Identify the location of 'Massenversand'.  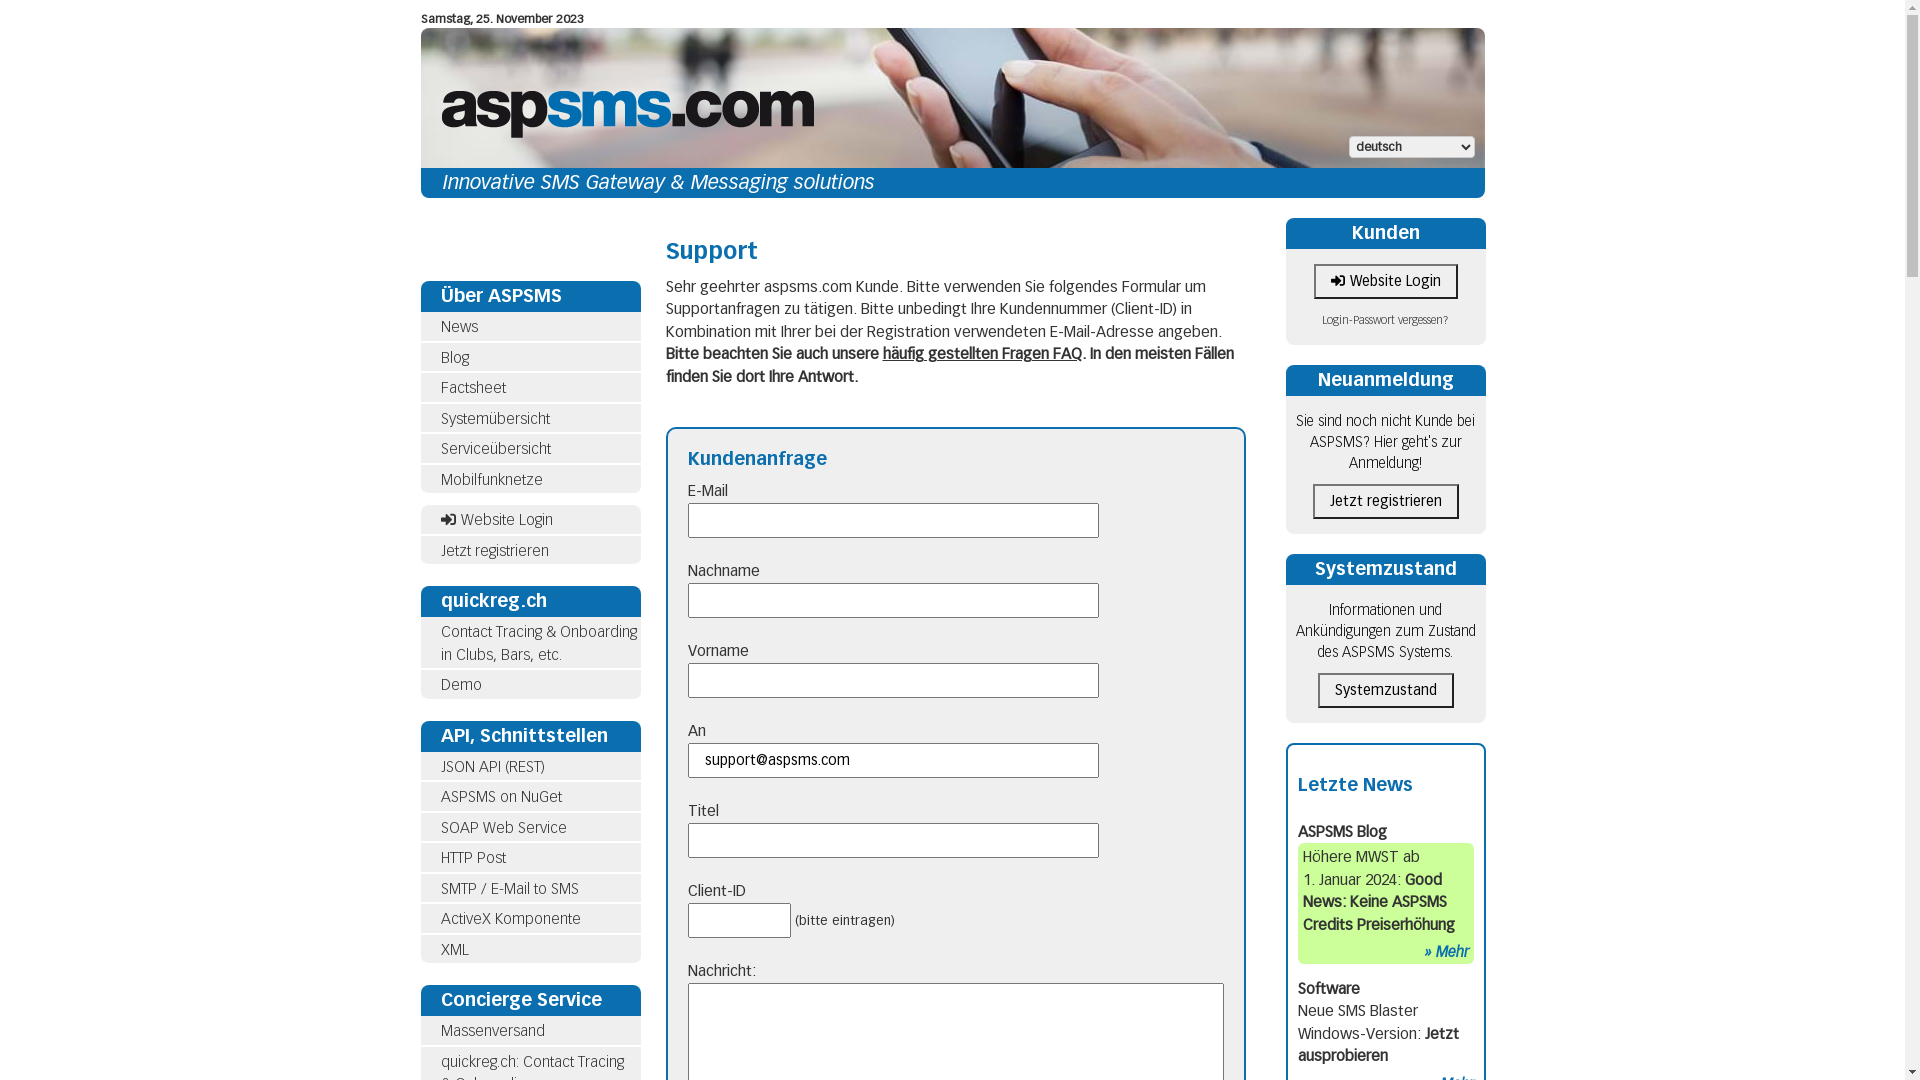
(491, 1030).